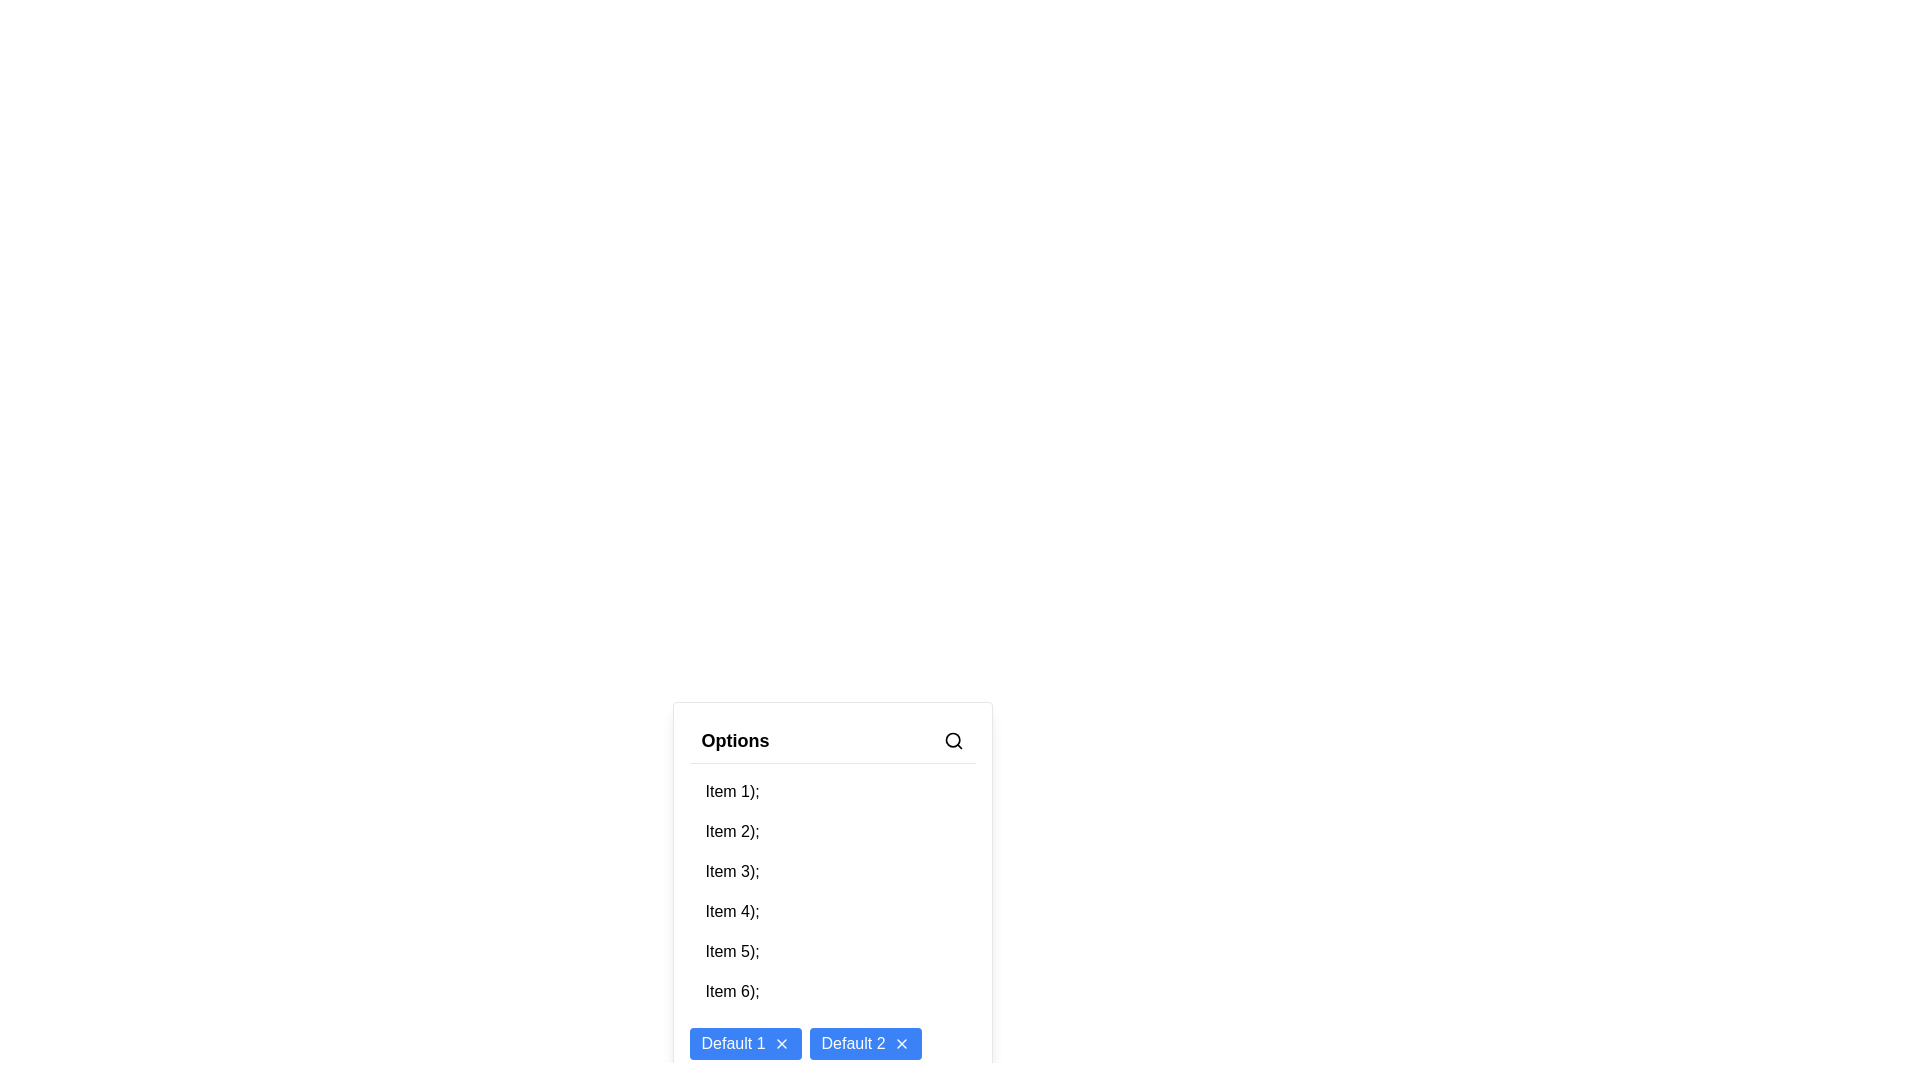 The height and width of the screenshot is (1080, 1920). What do you see at coordinates (952, 740) in the screenshot?
I see `the search icon located in the top-right corner of the 'Options' section` at bounding box center [952, 740].